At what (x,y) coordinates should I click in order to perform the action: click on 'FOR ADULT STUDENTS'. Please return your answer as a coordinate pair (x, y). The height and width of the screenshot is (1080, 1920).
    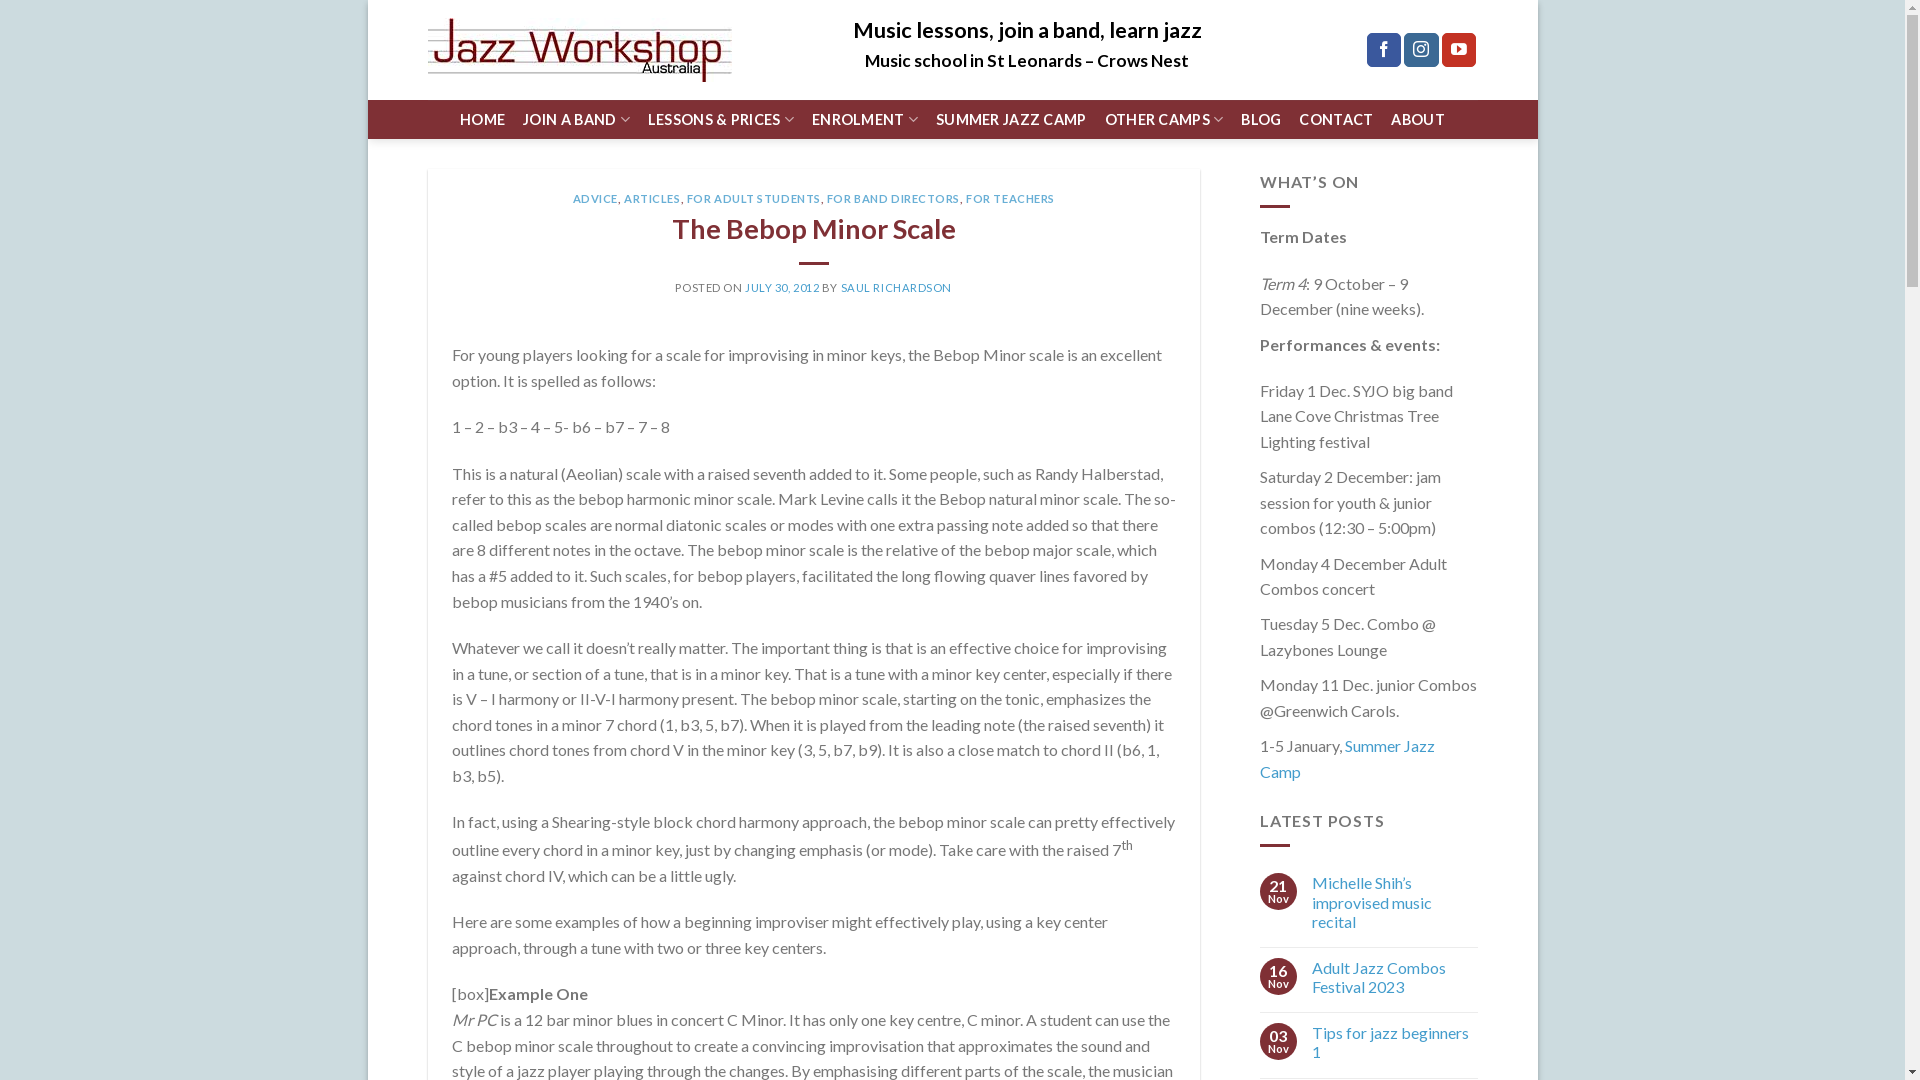
    Looking at the image, I should click on (752, 198).